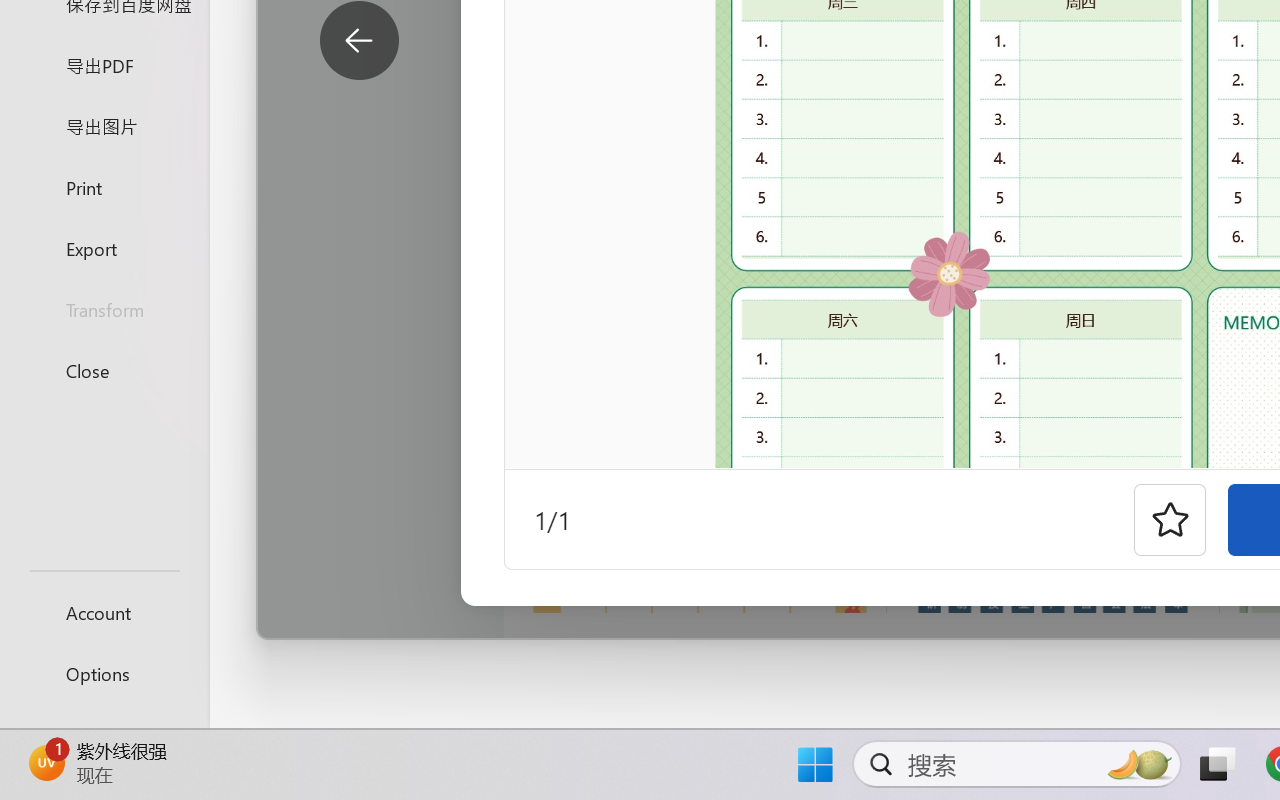 The height and width of the screenshot is (800, 1280). What do you see at coordinates (103, 186) in the screenshot?
I see `'Print'` at bounding box center [103, 186].